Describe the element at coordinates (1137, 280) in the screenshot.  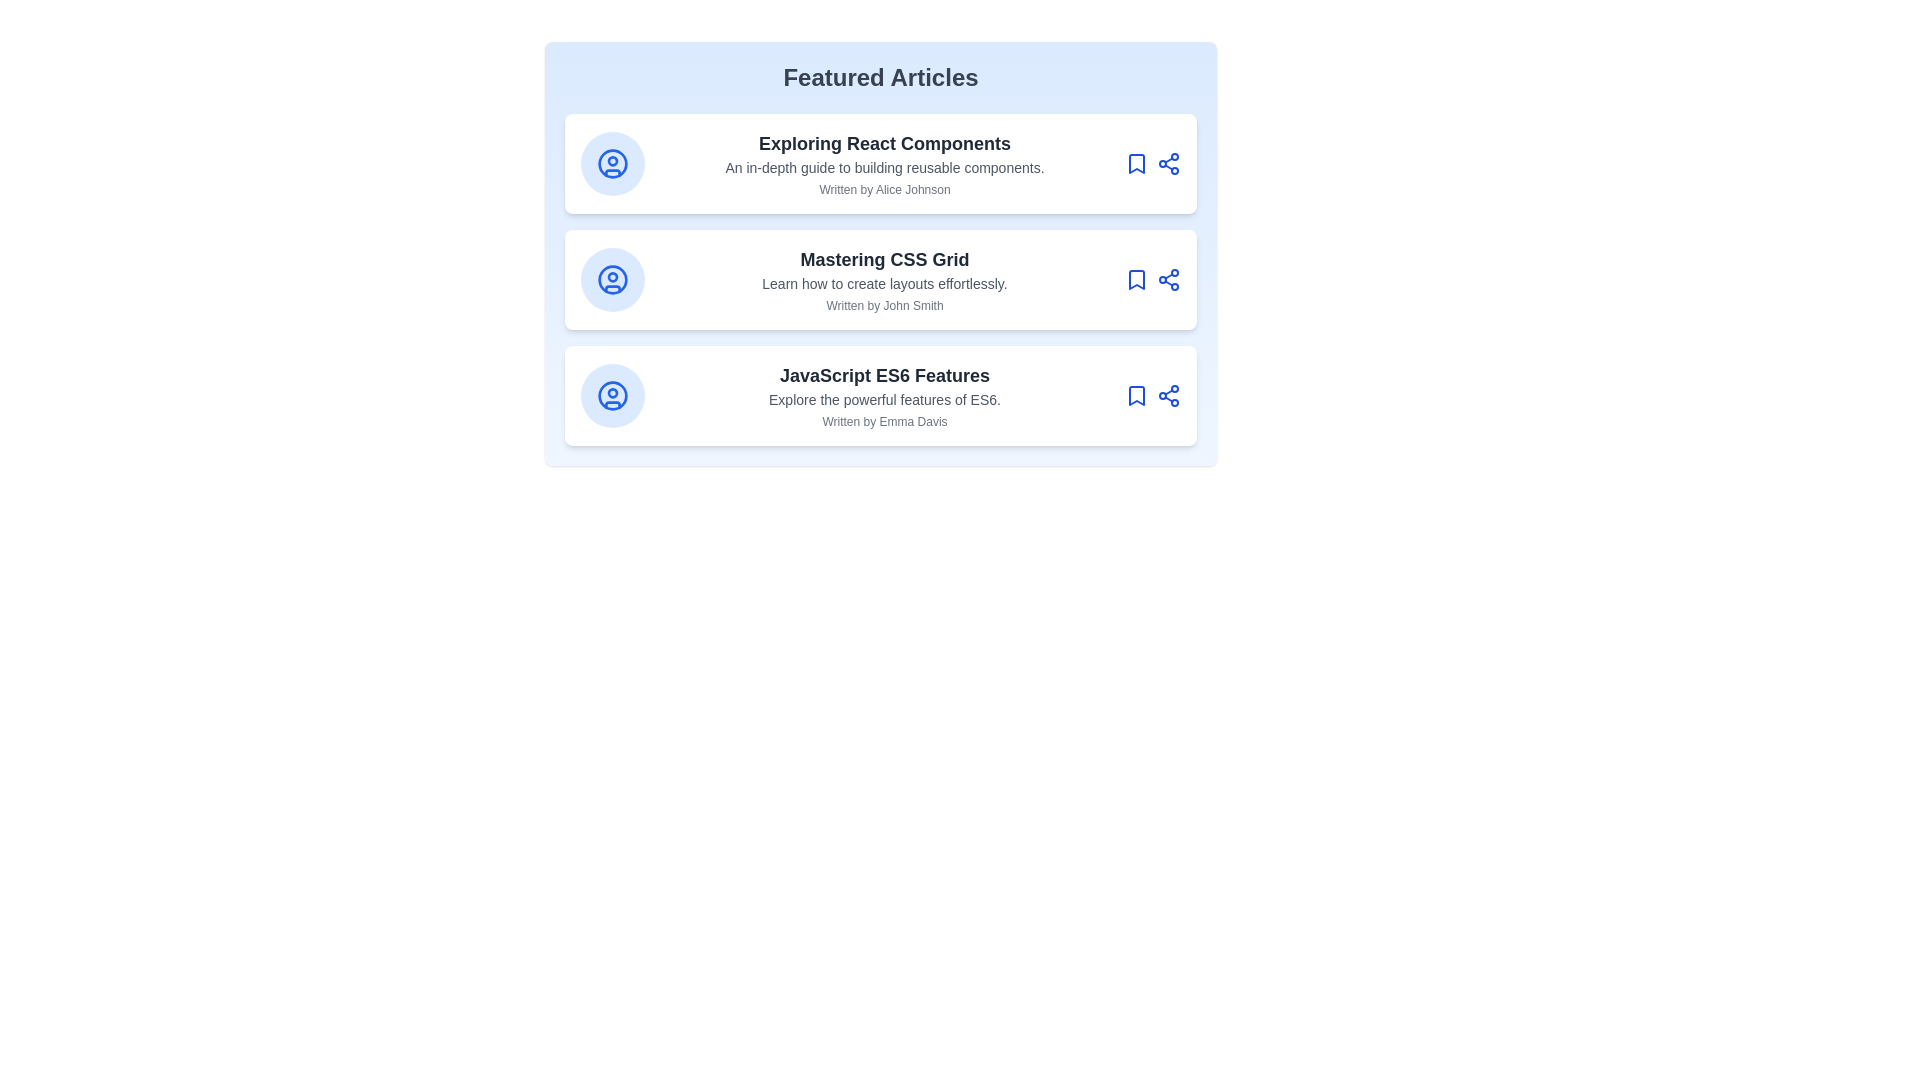
I see `the bookmark icon of the article card titled 'Mastering CSS Grid'` at that location.